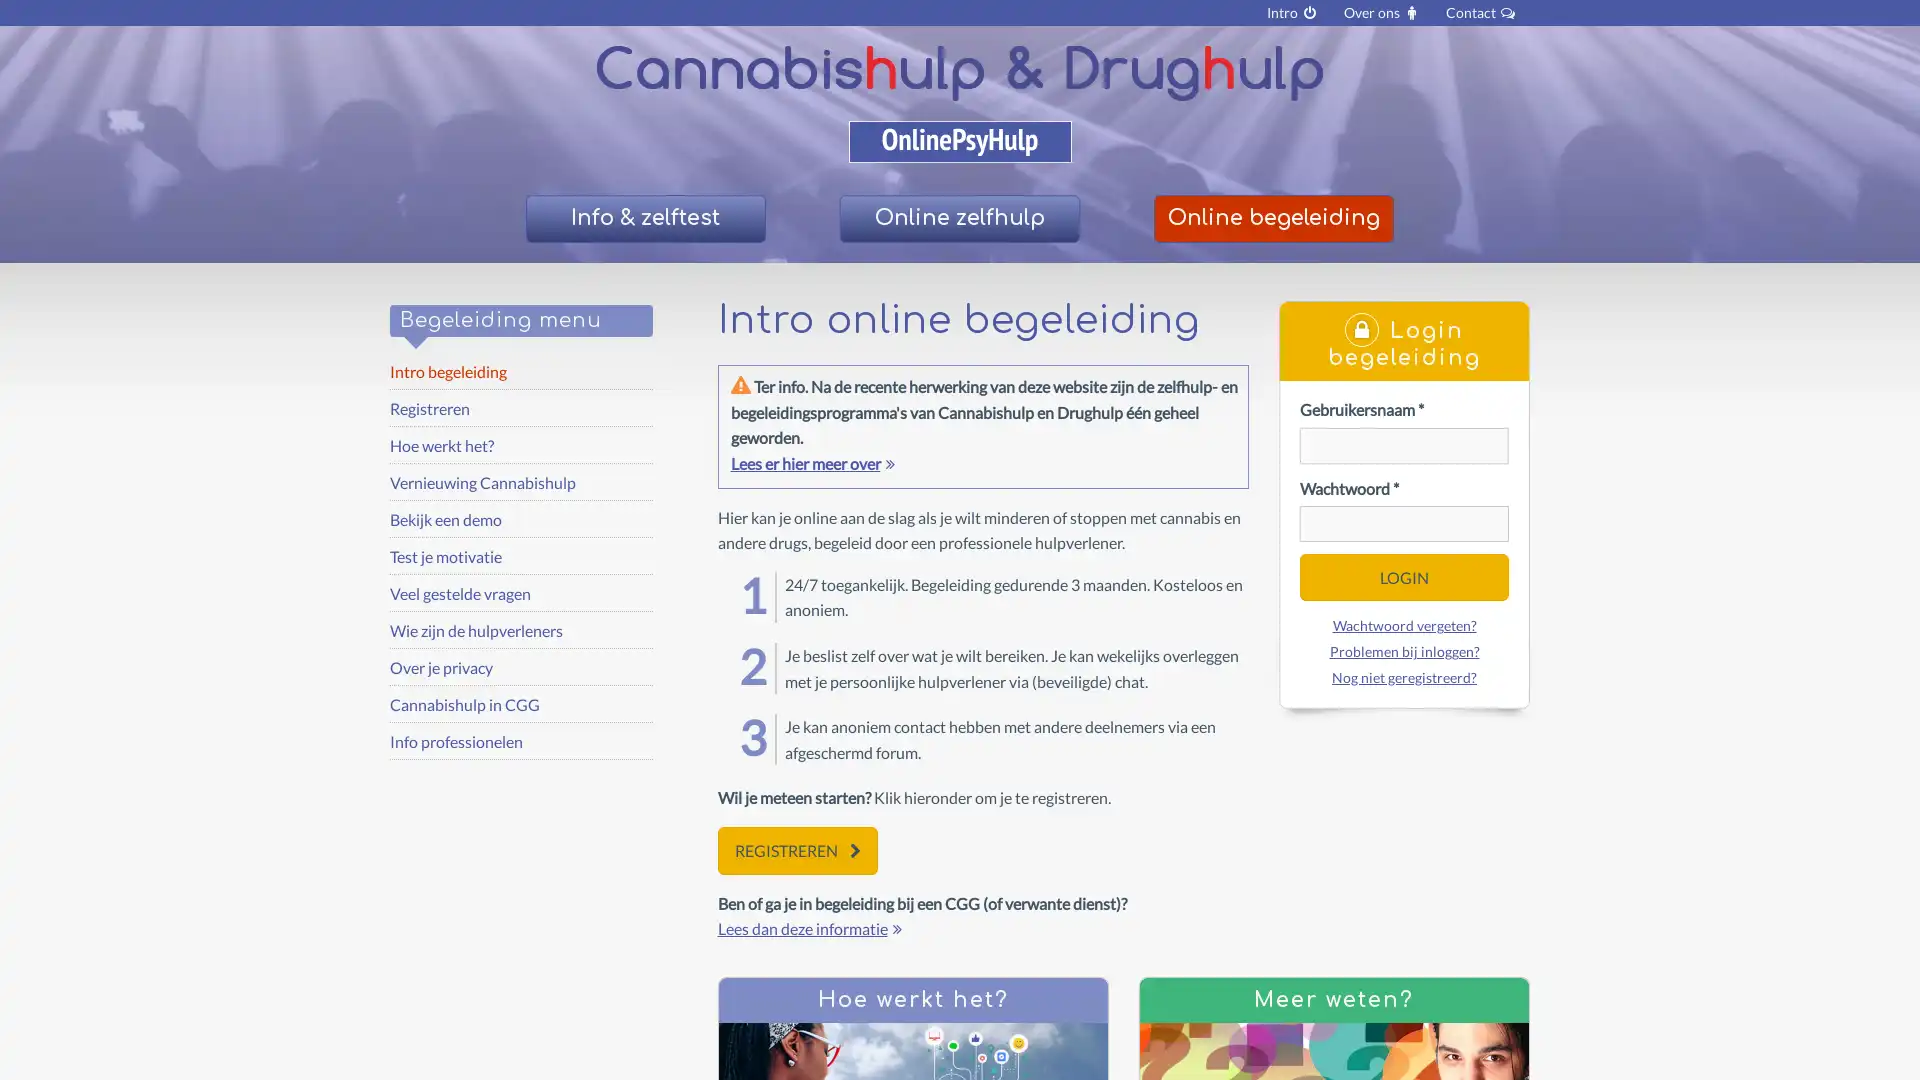  What do you see at coordinates (1271, 219) in the screenshot?
I see `Online begeleiding` at bounding box center [1271, 219].